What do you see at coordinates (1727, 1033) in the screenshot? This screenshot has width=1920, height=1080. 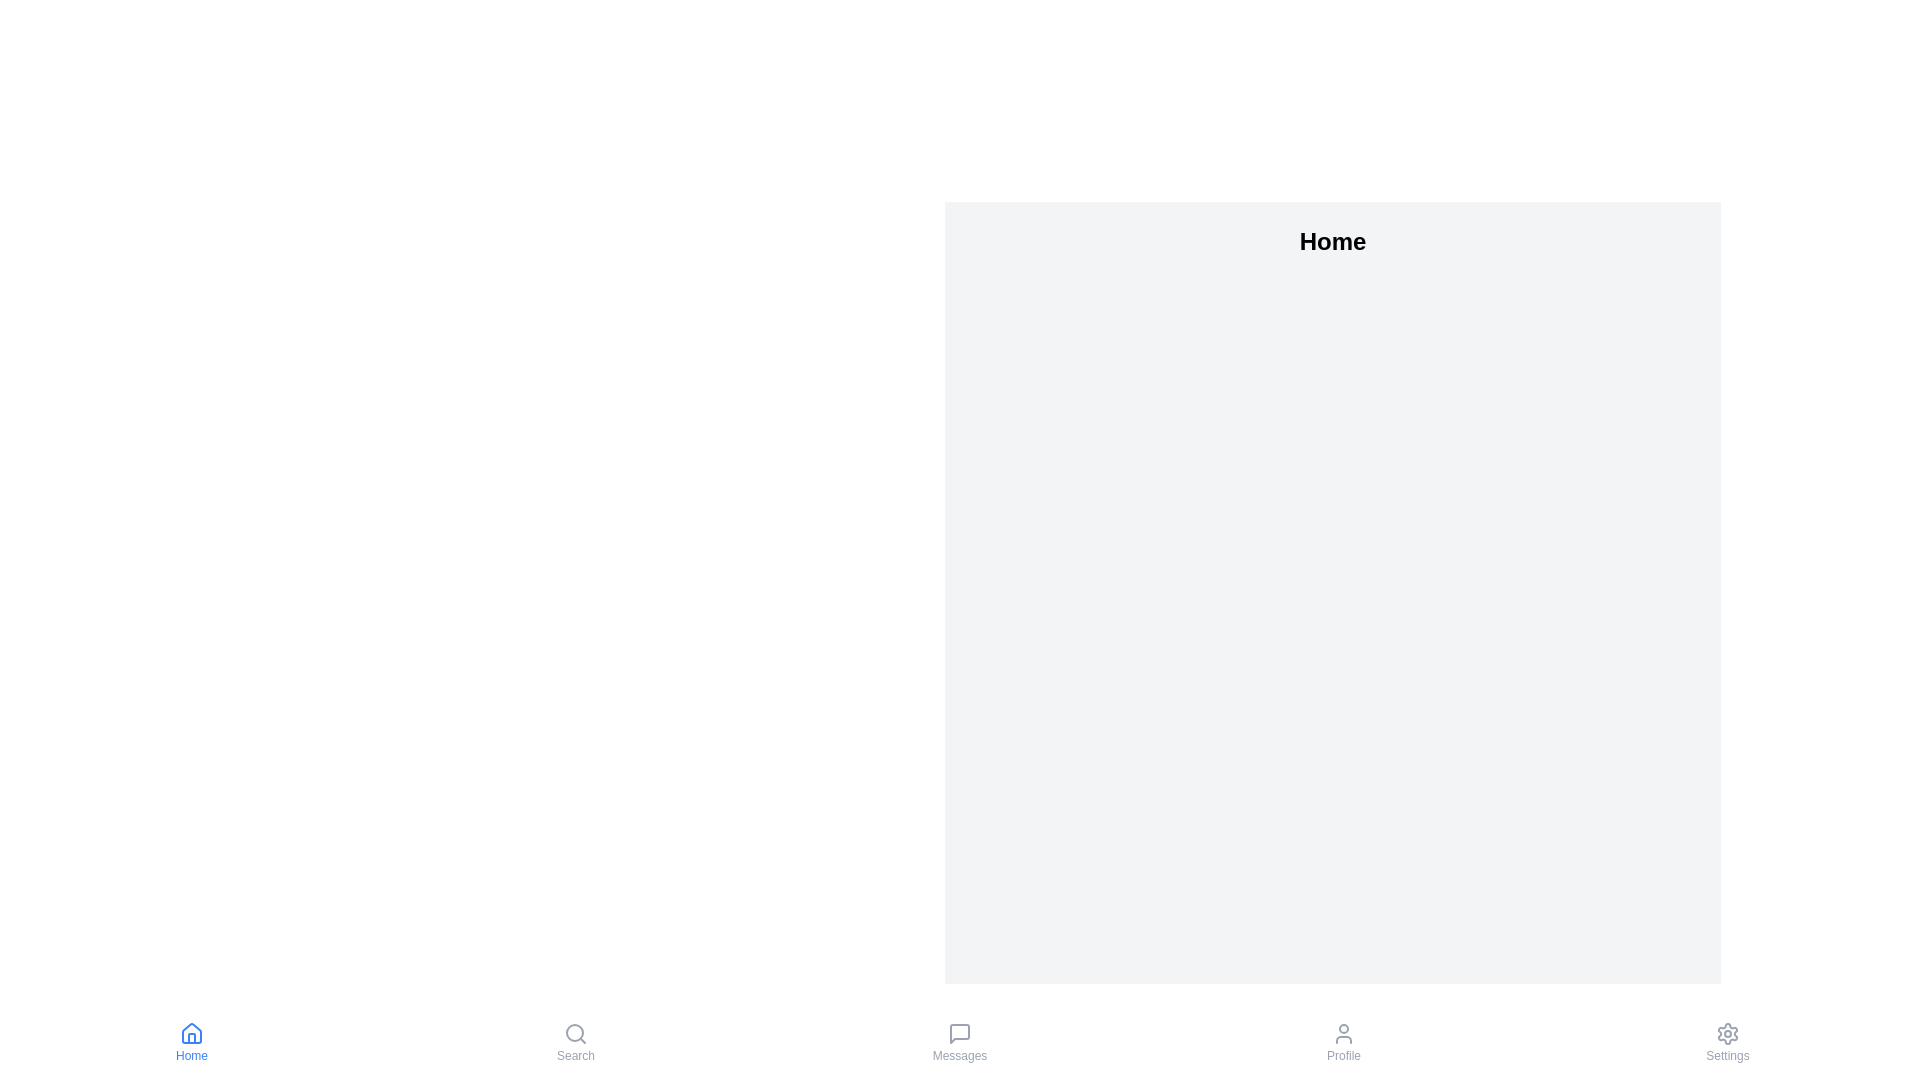 I see `the settings icon located at the bottom navigation bar` at bounding box center [1727, 1033].